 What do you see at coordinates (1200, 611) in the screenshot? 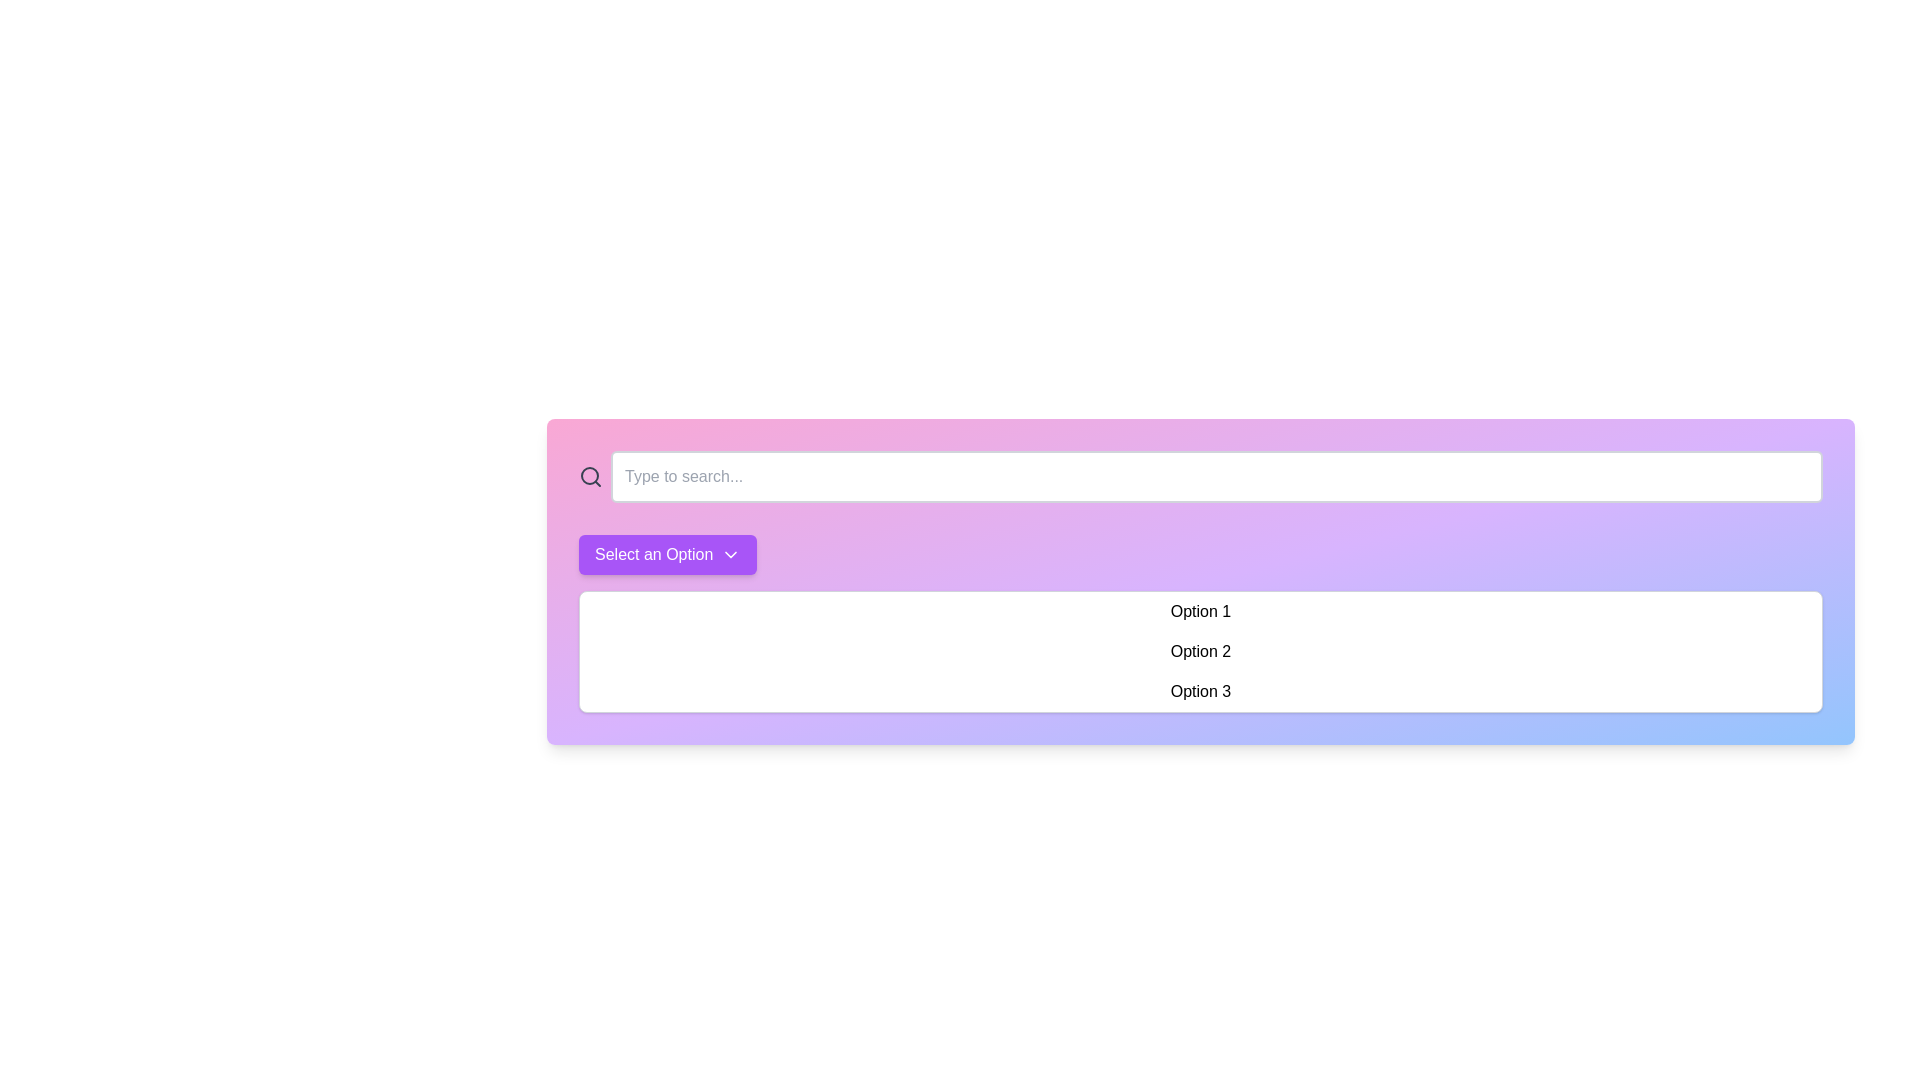
I see `the first selectable option in the dropdown menu` at bounding box center [1200, 611].